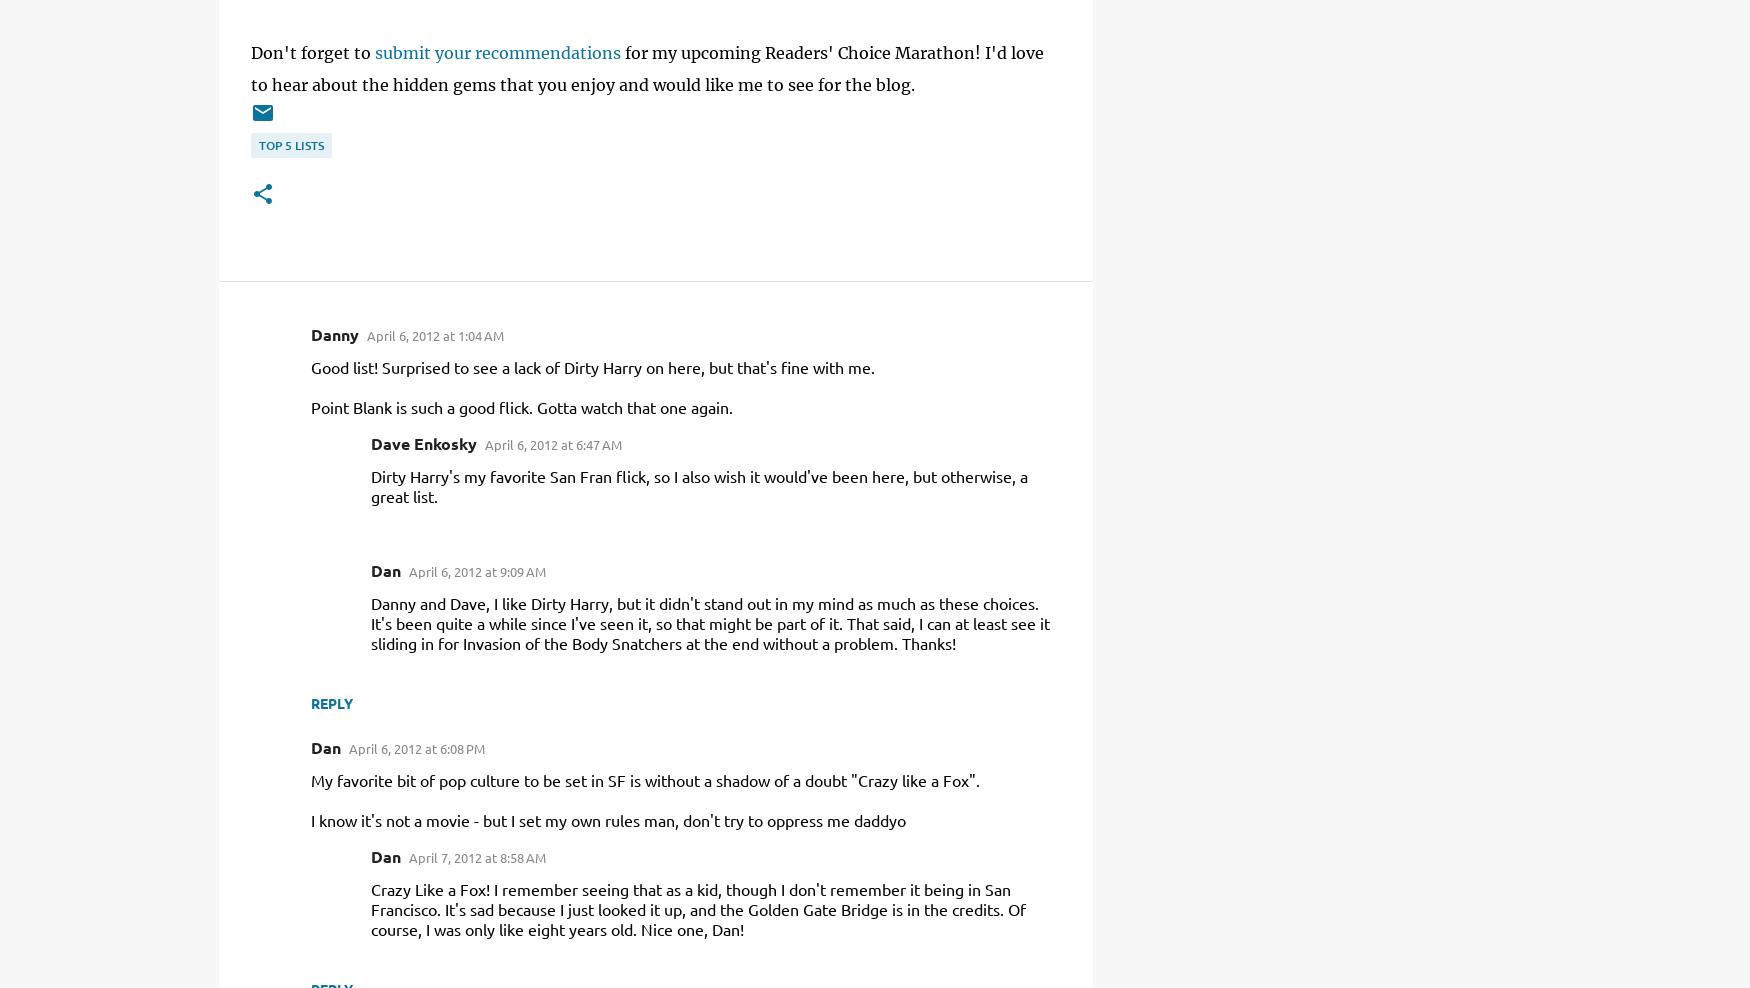 Image resolution: width=1750 pixels, height=988 pixels. Describe the element at coordinates (521, 405) in the screenshot. I see `'Point Blank is such a good flick. Gotta watch that one again.'` at that location.